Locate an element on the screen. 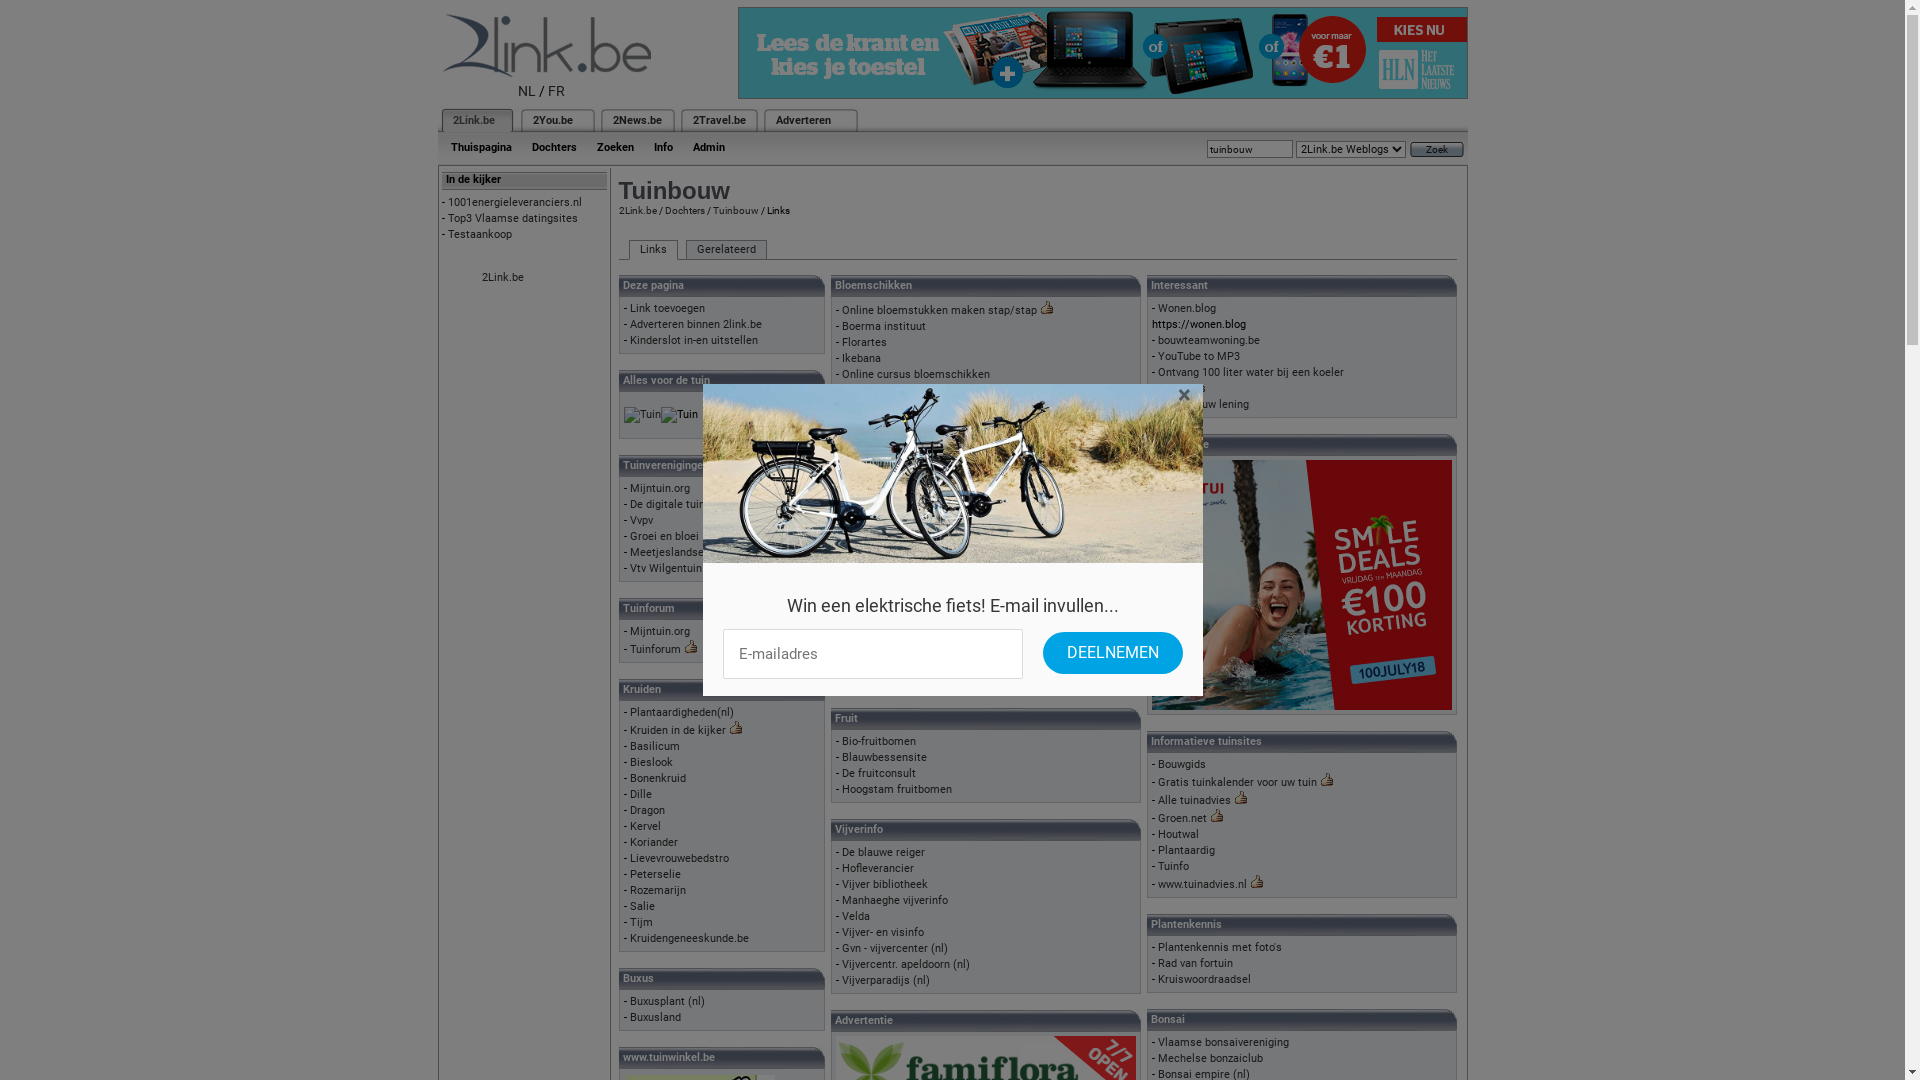 Image resolution: width=1920 pixels, height=1080 pixels. 'Meetjeslandse tuinclub' is located at coordinates (628, 552).